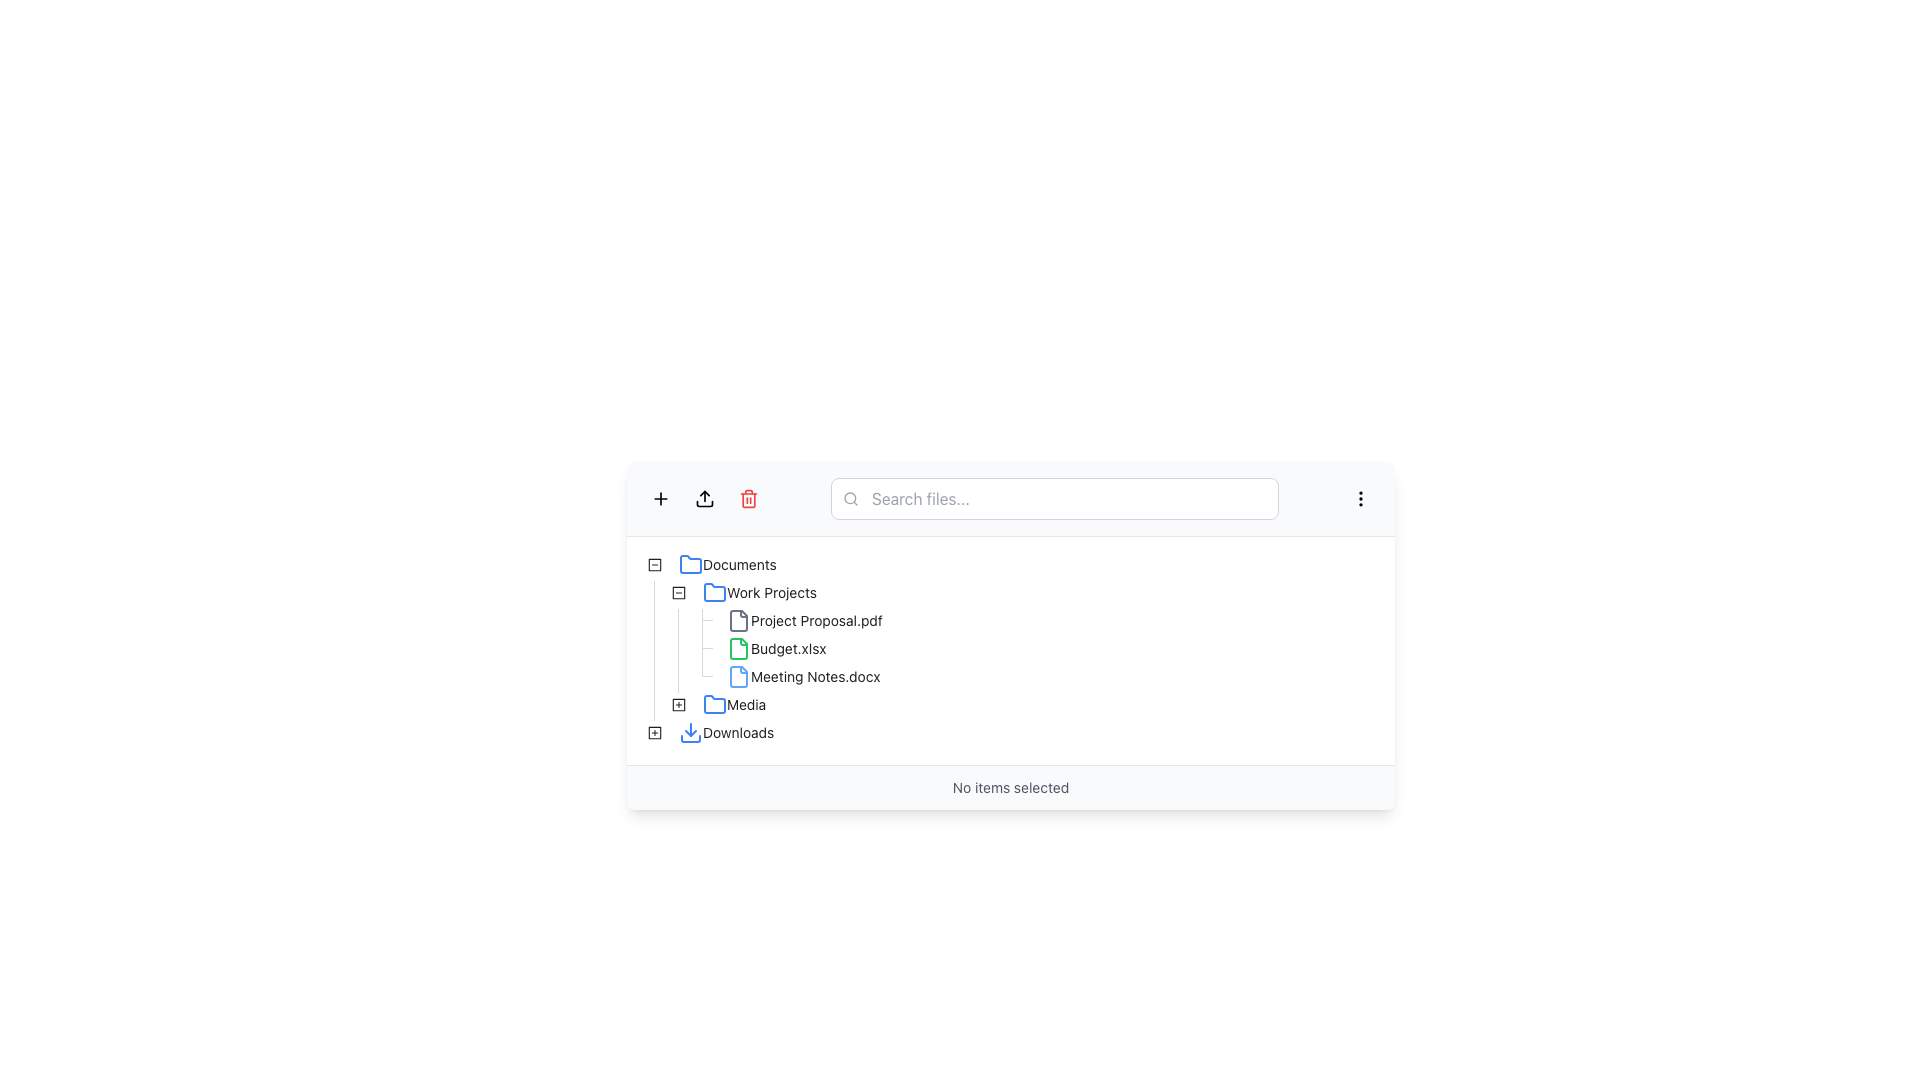  Describe the element at coordinates (702, 676) in the screenshot. I see `the tree switcher indicator located to the left of 'Meeting Notes.docx' in the 'Work Projects' section under 'Documents.'` at that location.